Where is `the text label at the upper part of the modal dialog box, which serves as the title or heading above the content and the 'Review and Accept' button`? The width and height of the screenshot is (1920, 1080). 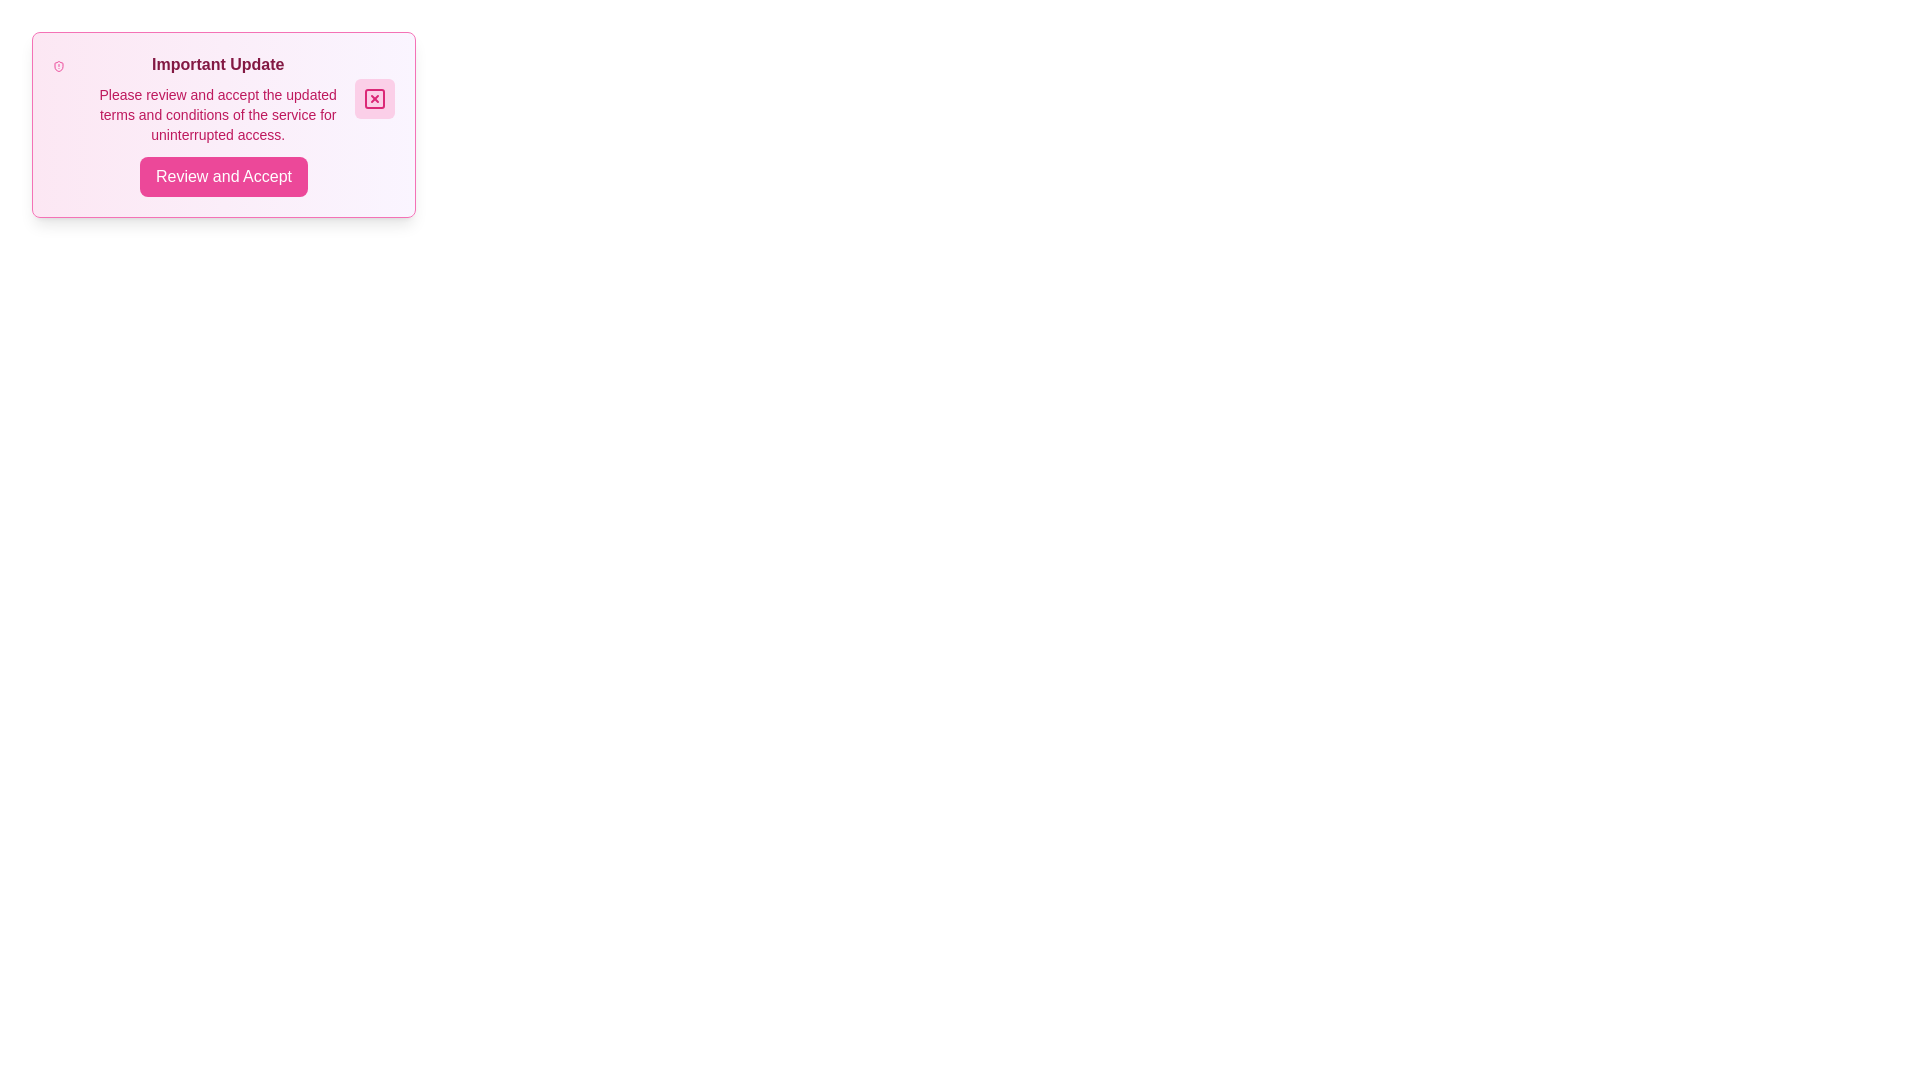 the text label at the upper part of the modal dialog box, which serves as the title or heading above the content and the 'Review and Accept' button is located at coordinates (218, 64).